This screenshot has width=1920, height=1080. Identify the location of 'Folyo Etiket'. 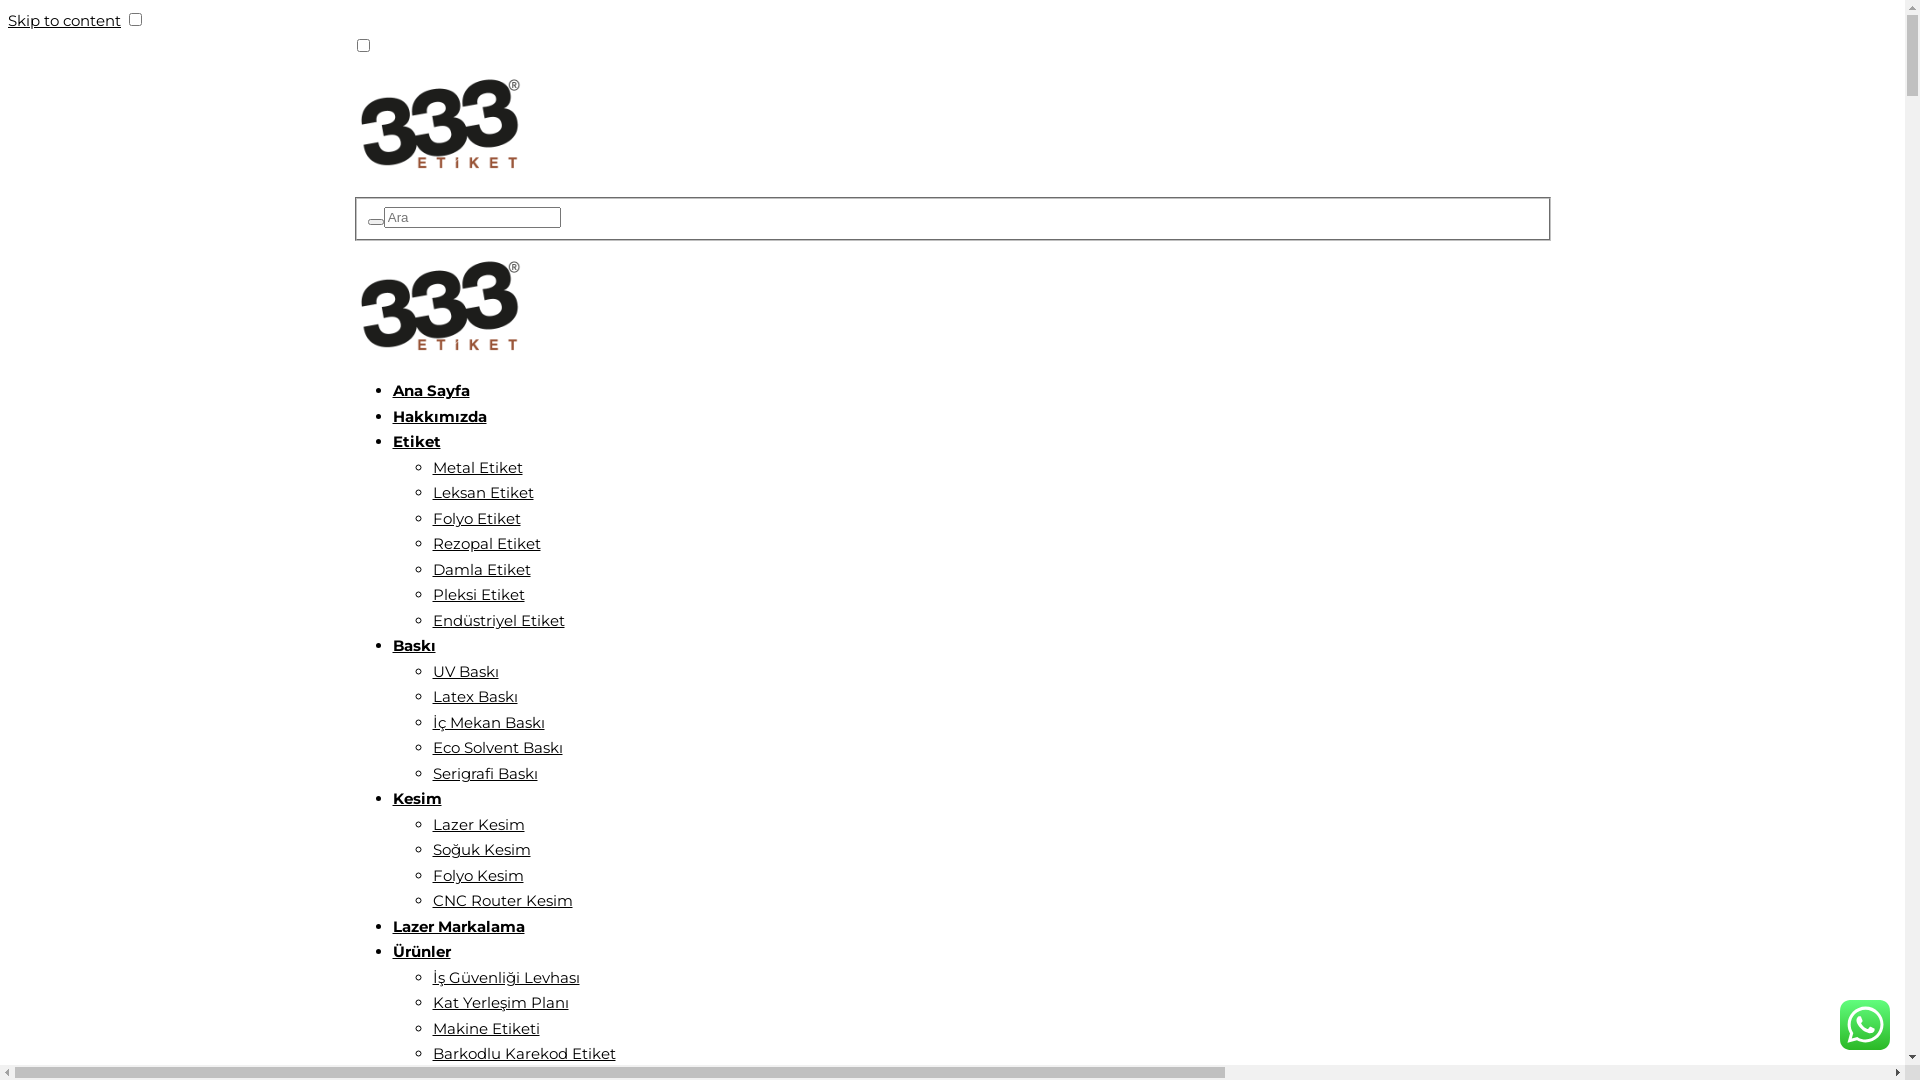
(474, 517).